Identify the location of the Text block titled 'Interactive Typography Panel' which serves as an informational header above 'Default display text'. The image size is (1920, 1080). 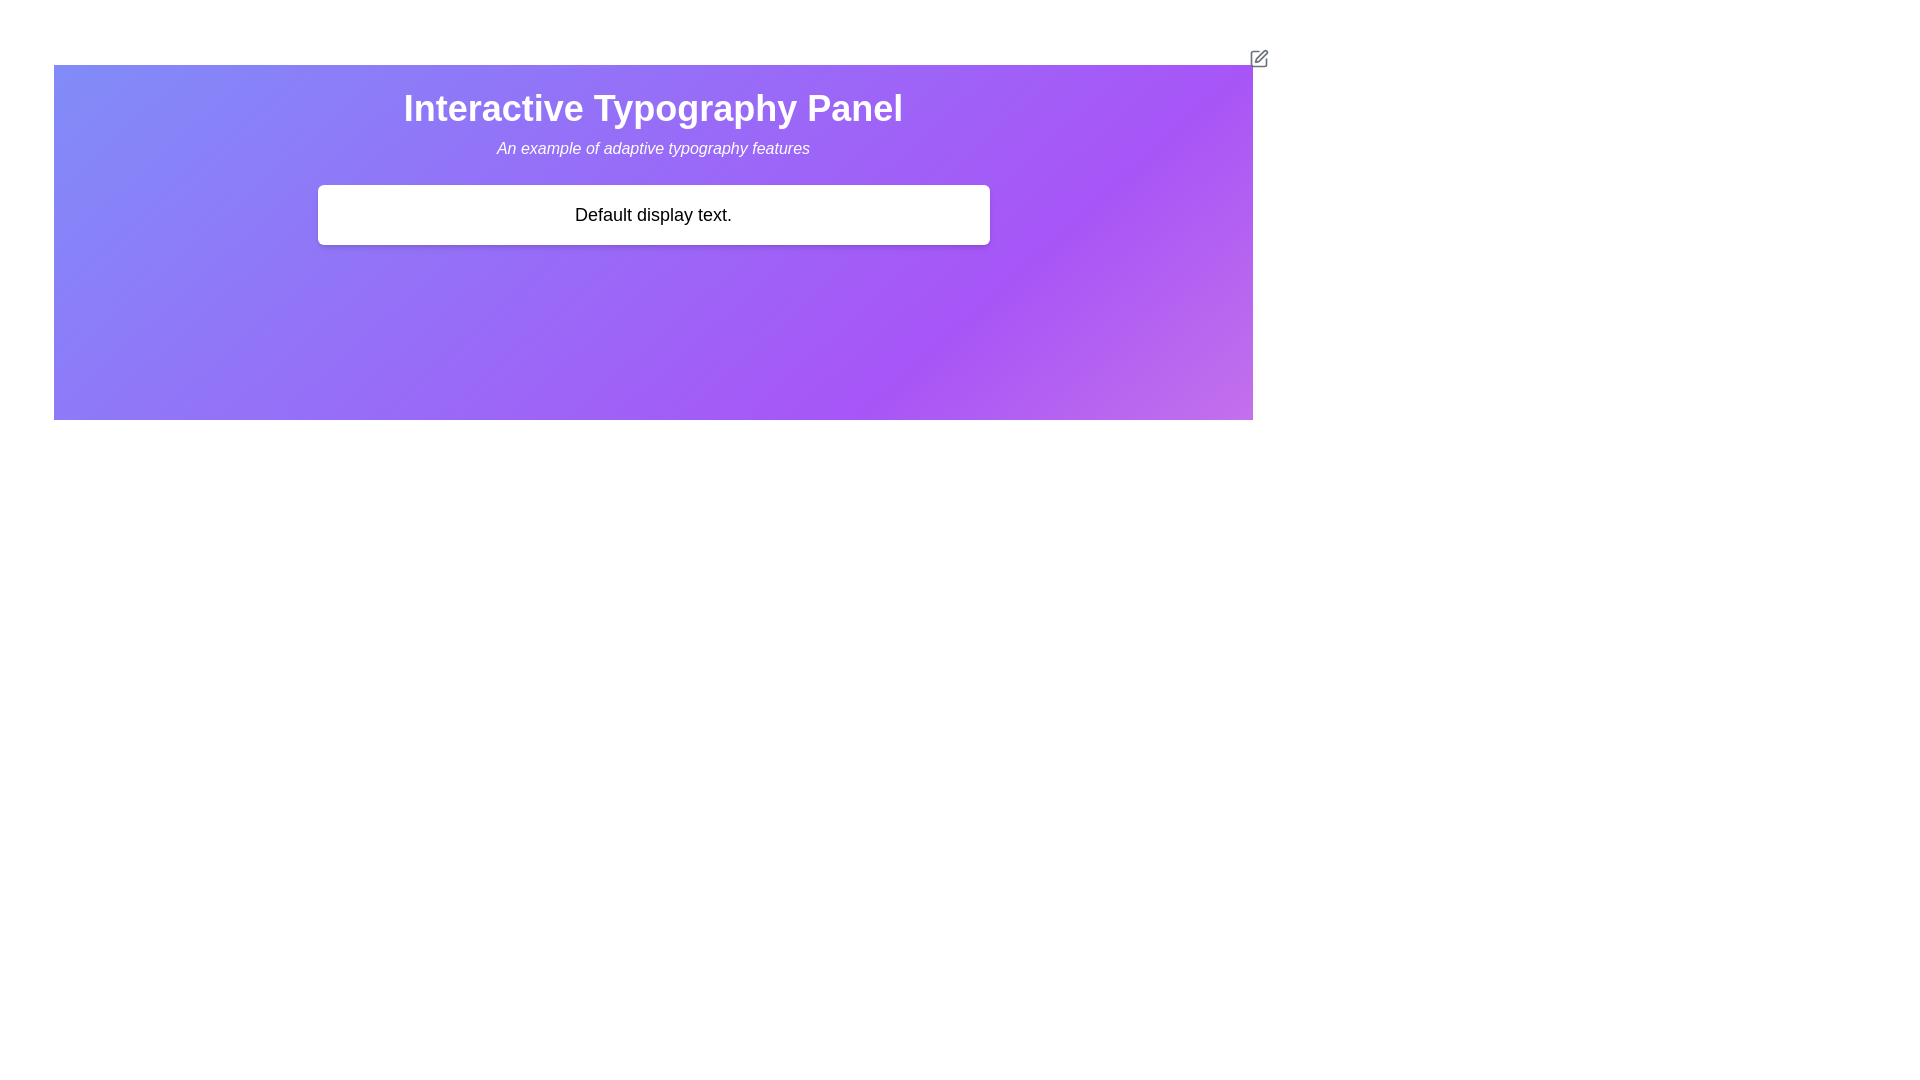
(653, 124).